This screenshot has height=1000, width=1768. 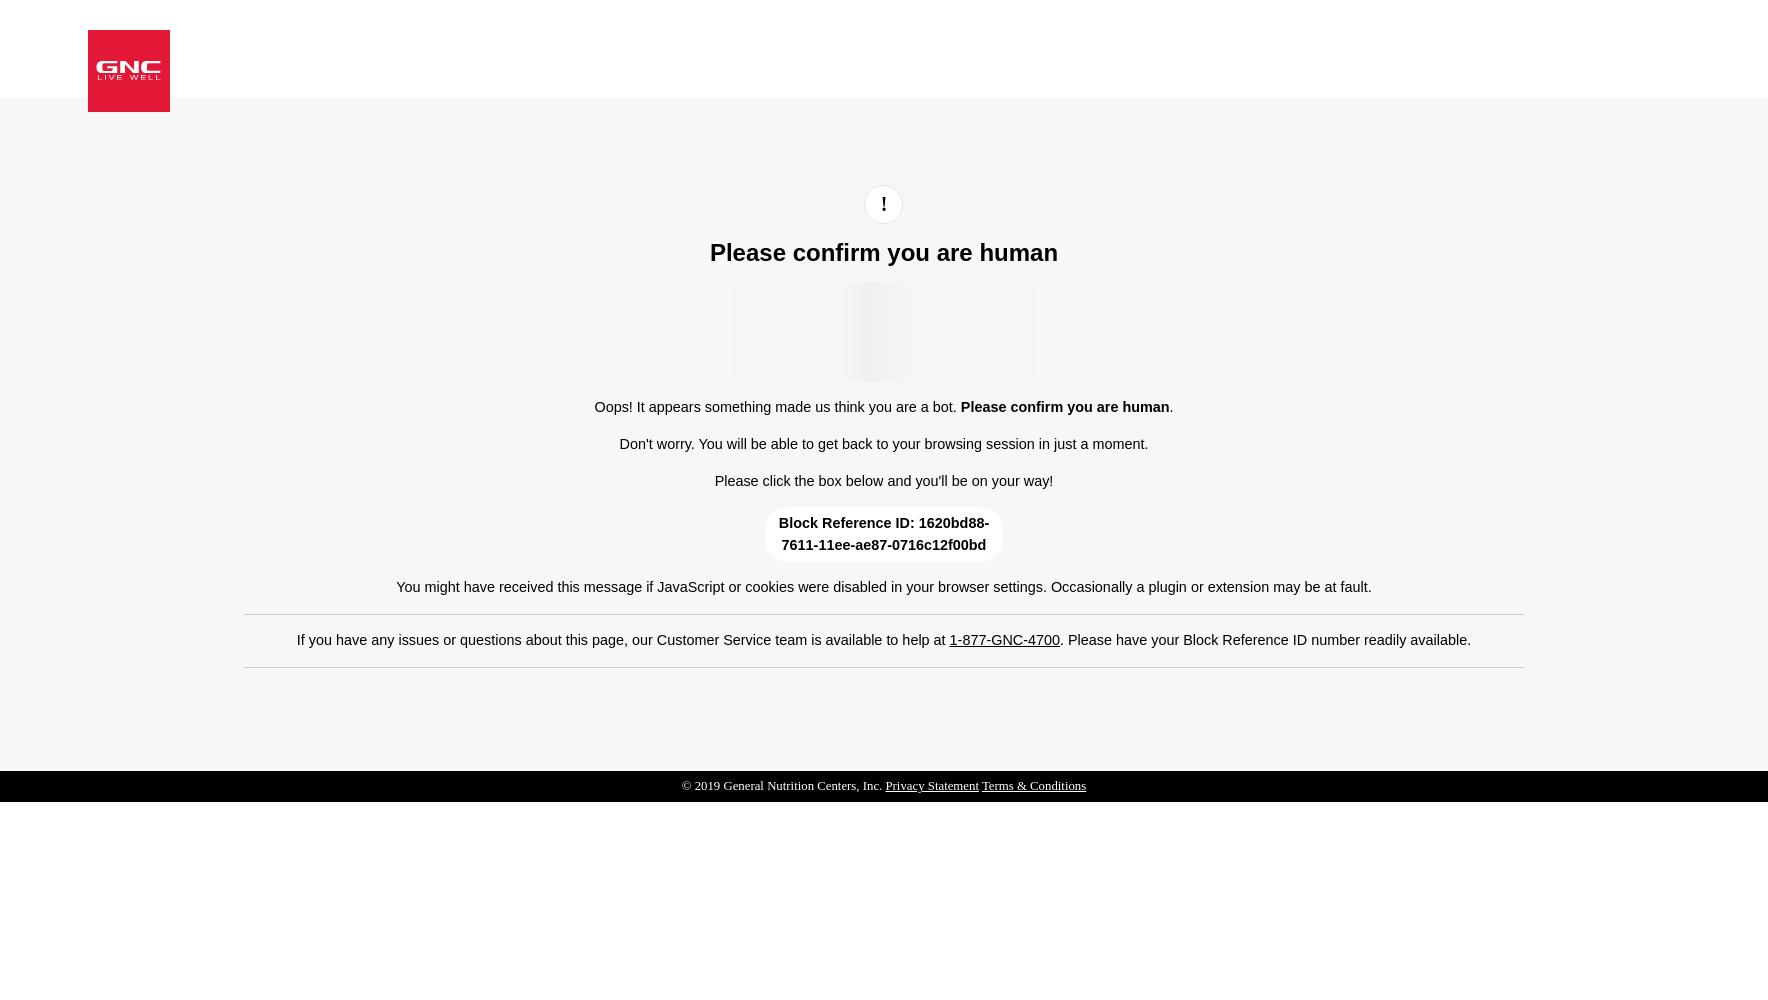 I want to click on '. Please have your Block Reference ID number readily available.', so click(x=1265, y=639).